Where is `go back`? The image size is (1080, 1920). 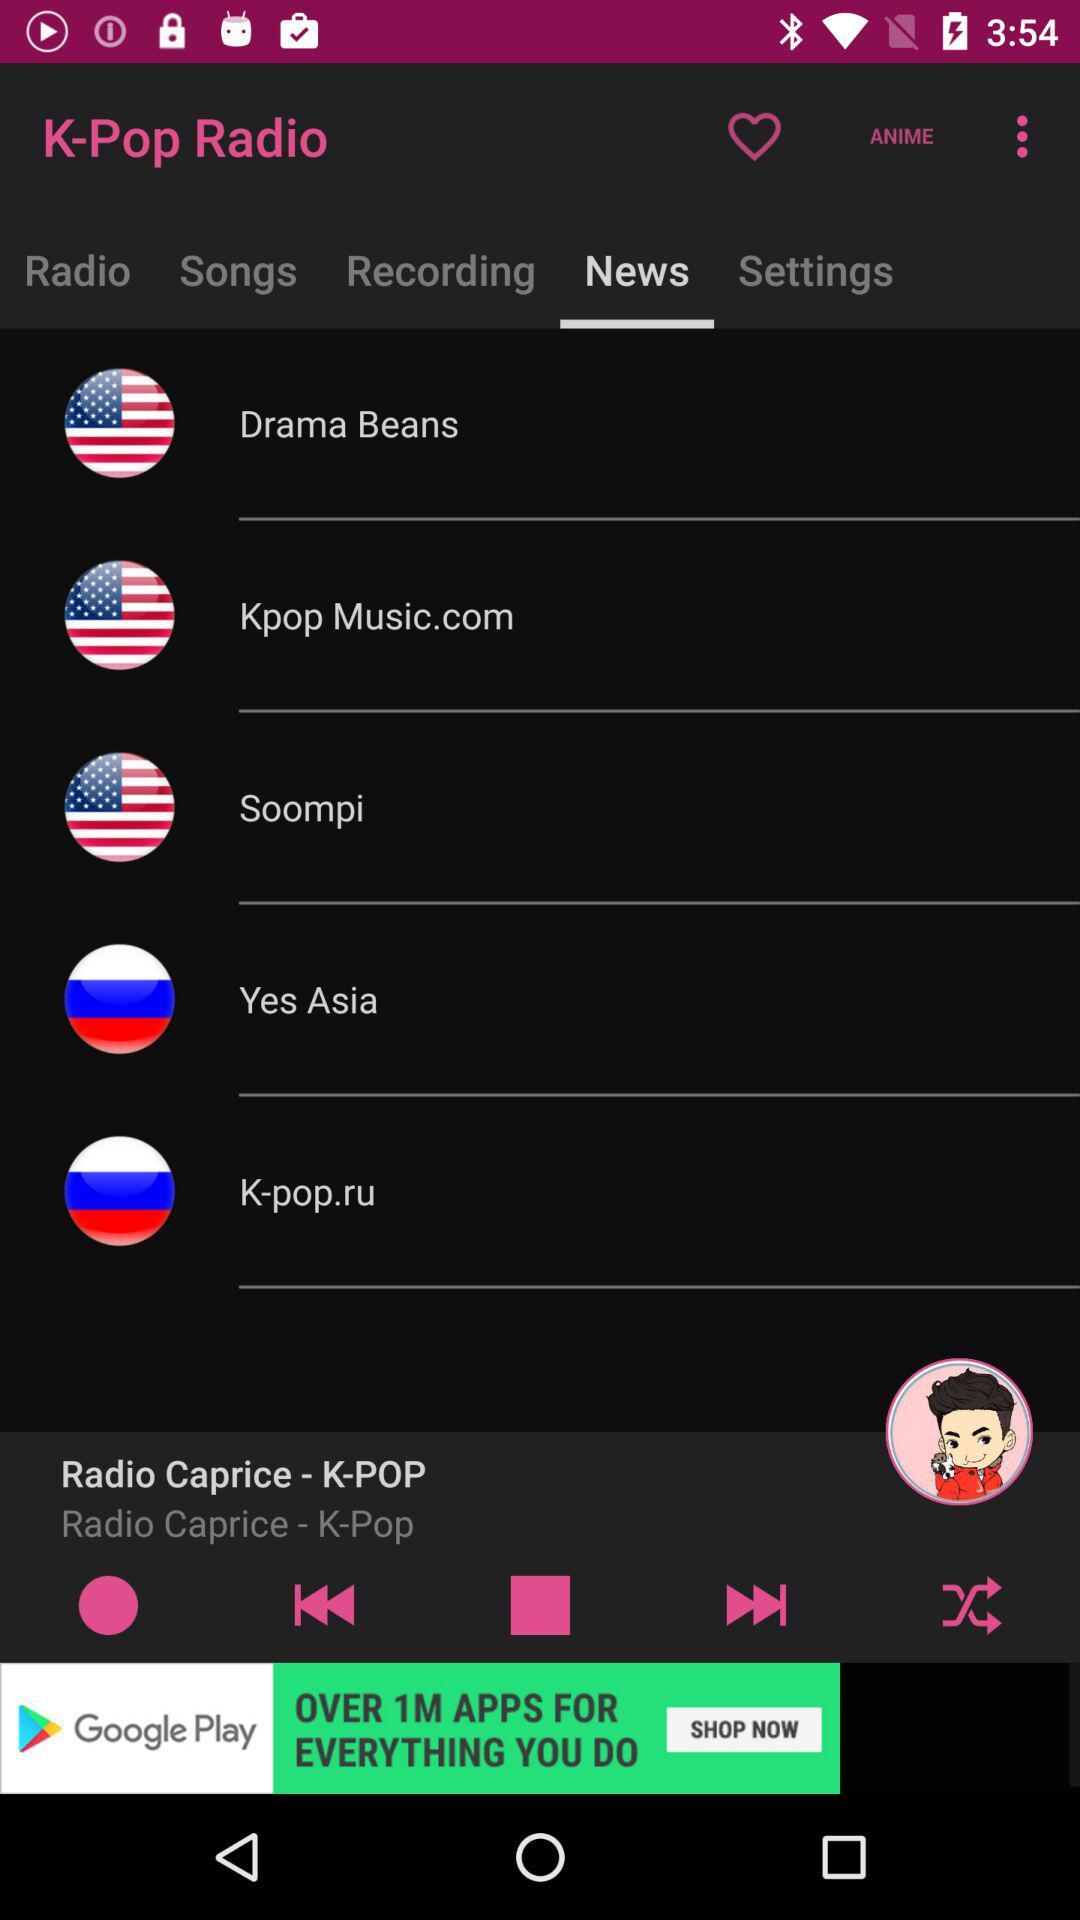
go back is located at coordinates (323, 1604).